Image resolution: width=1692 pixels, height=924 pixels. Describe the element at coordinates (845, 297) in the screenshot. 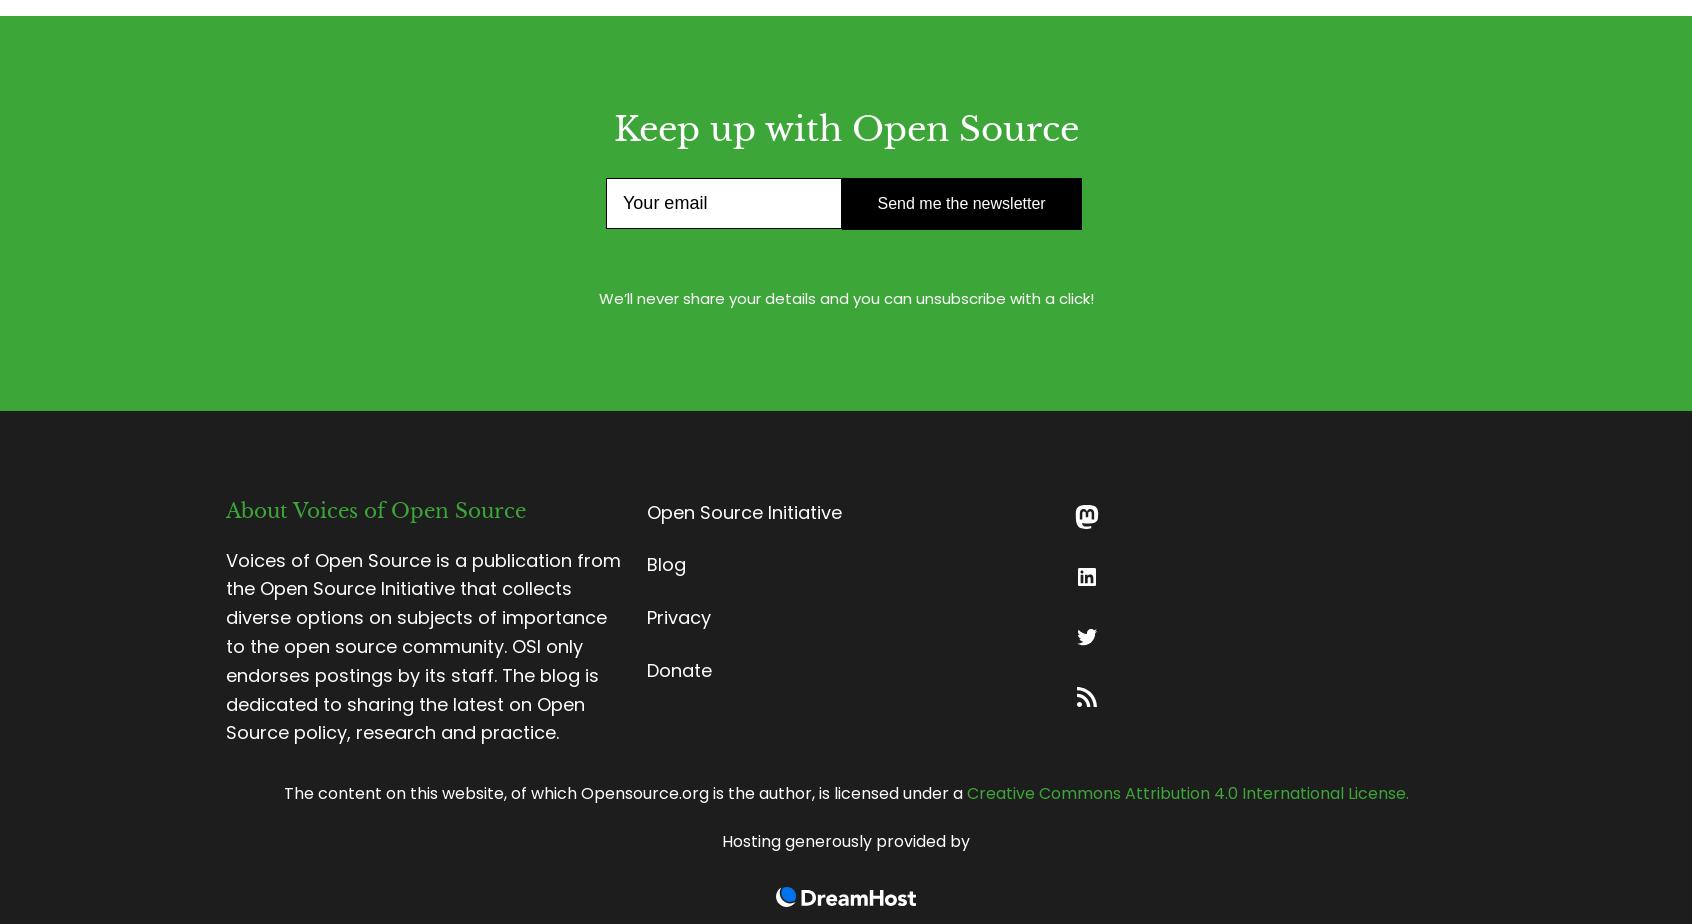

I see `'We’ll never share your details and you can unsubscribe with a click!'` at that location.